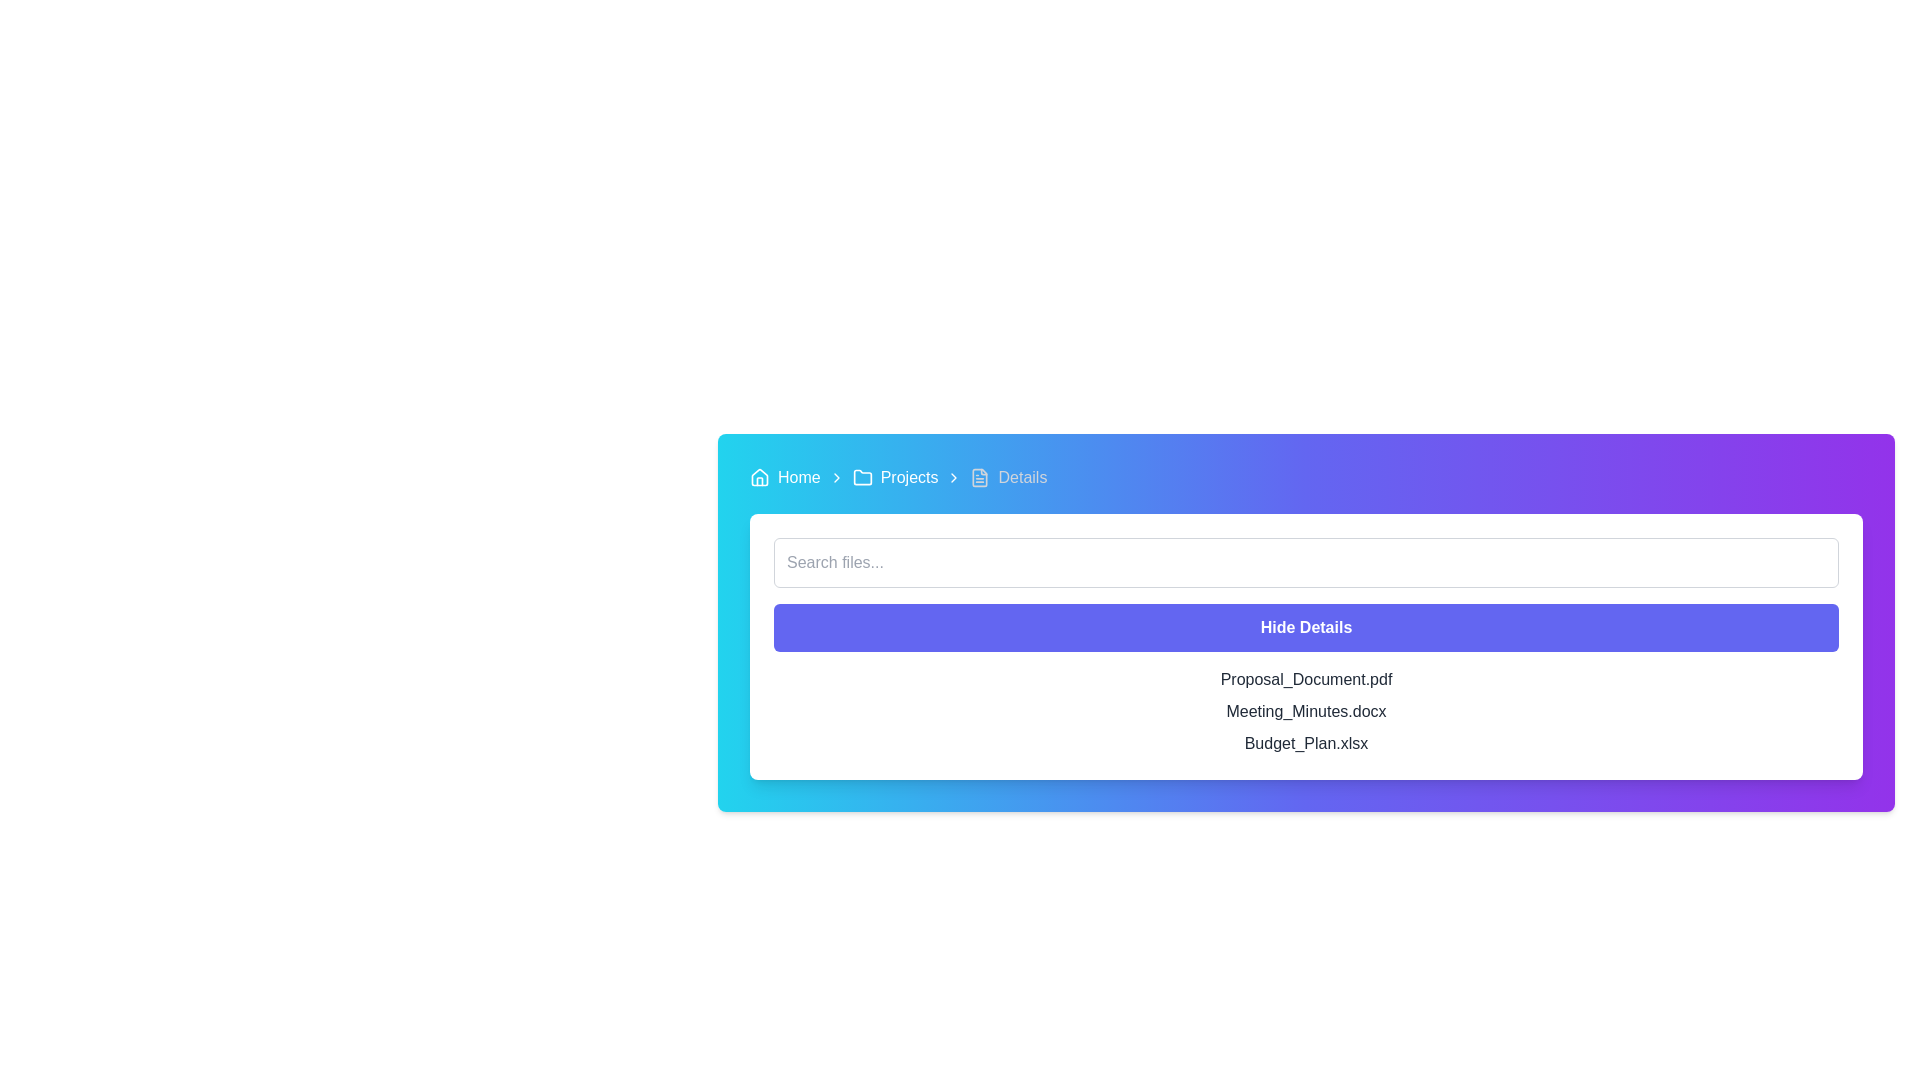 Image resolution: width=1920 pixels, height=1080 pixels. Describe the element at coordinates (836, 478) in the screenshot. I see `right-facing chevron icon serving as a separator in the breadcrumb navigation between 'Home' and 'Projects'` at that location.